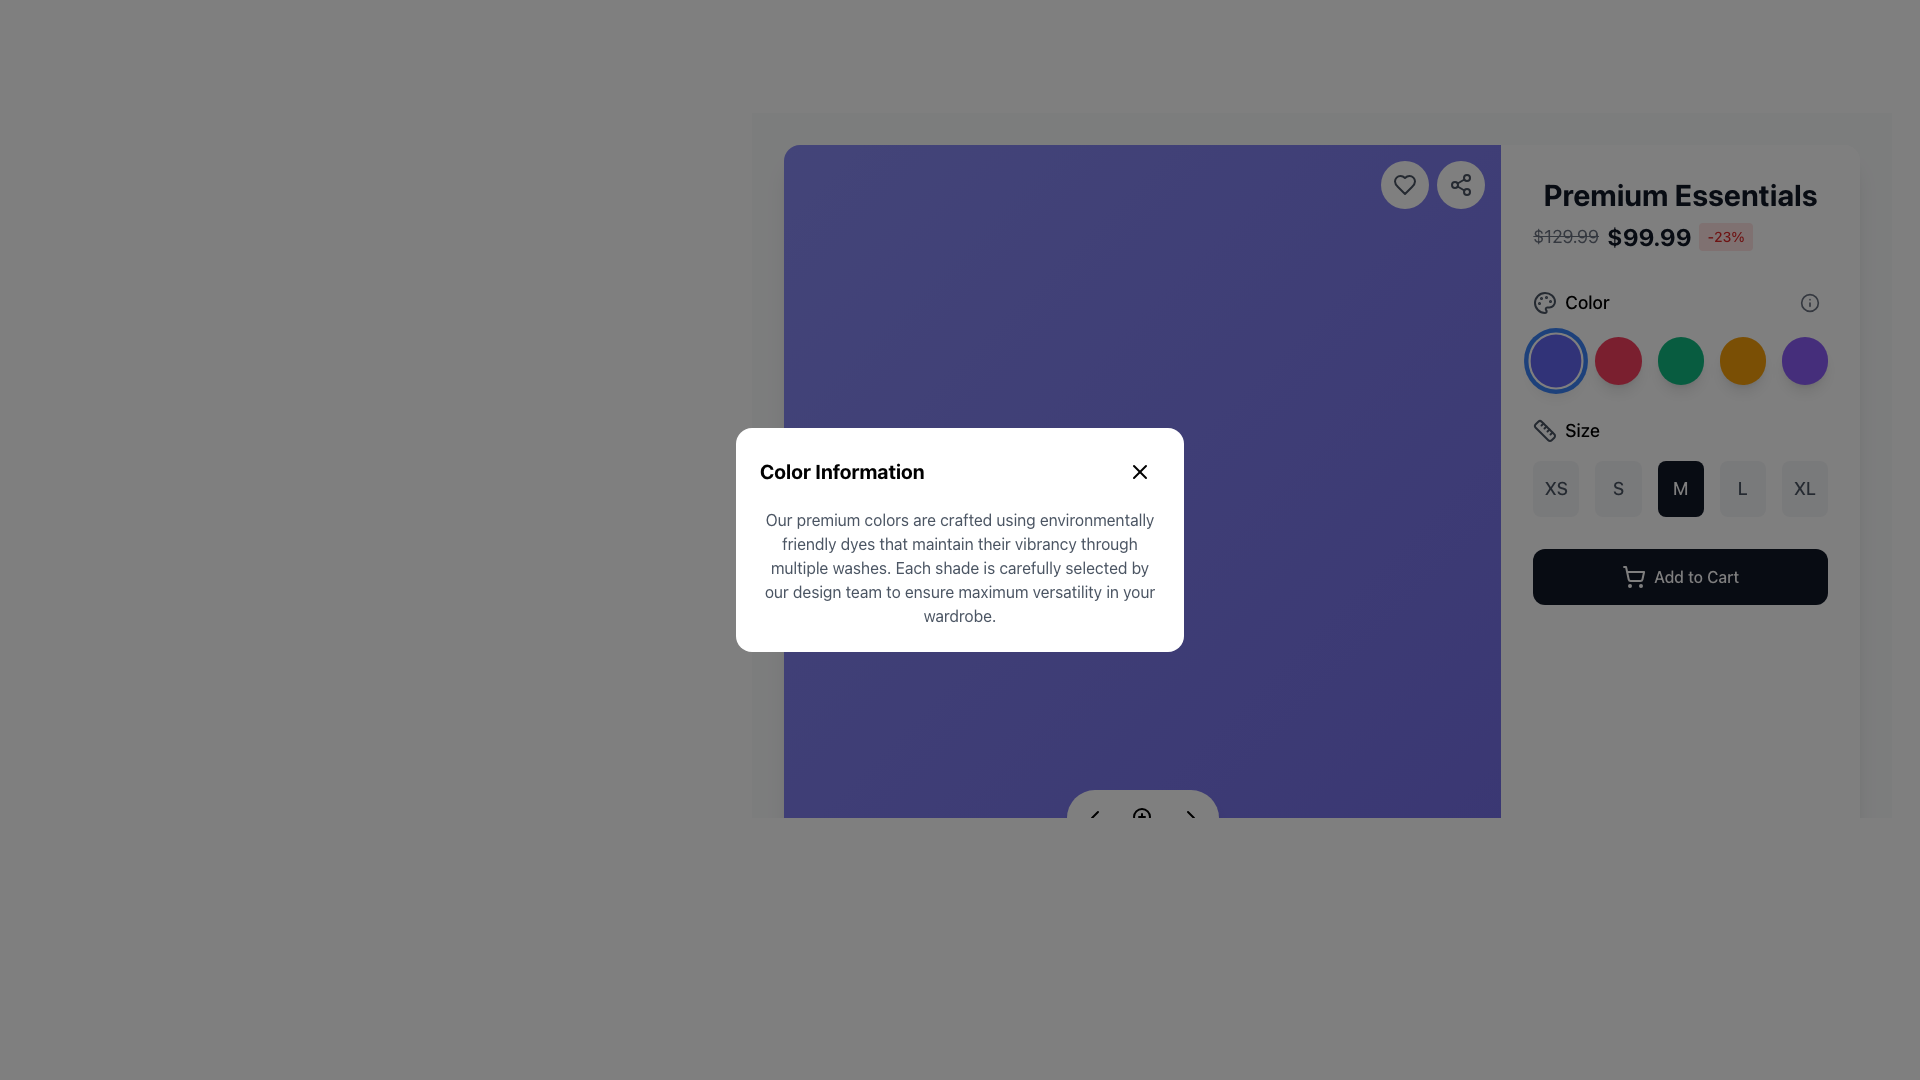 This screenshot has width=1920, height=1080. What do you see at coordinates (1190, 818) in the screenshot?
I see `the right-facing chevron arrow icon used for navigation located at the bottom right of the popup` at bounding box center [1190, 818].